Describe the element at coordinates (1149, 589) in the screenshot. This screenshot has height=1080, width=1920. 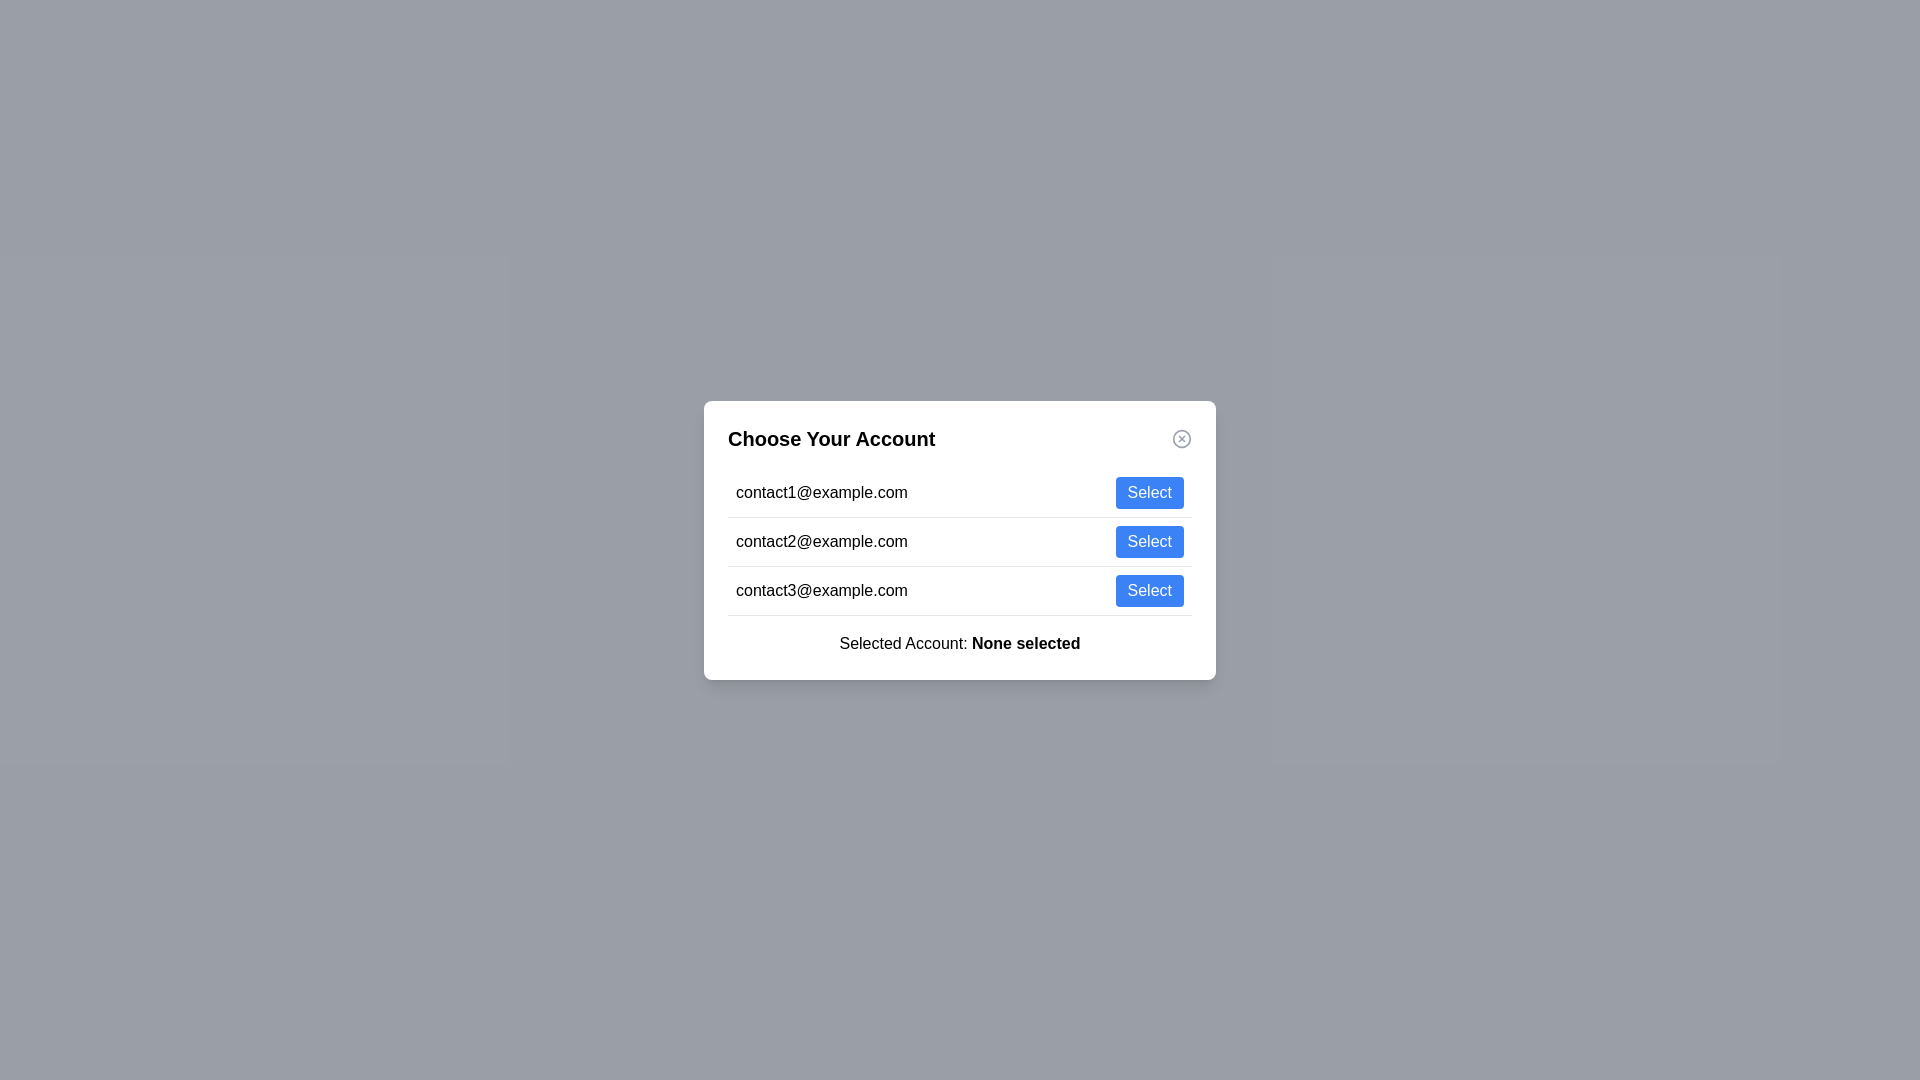
I see `'Select' button corresponding to contact3@example.com to choose that account` at that location.